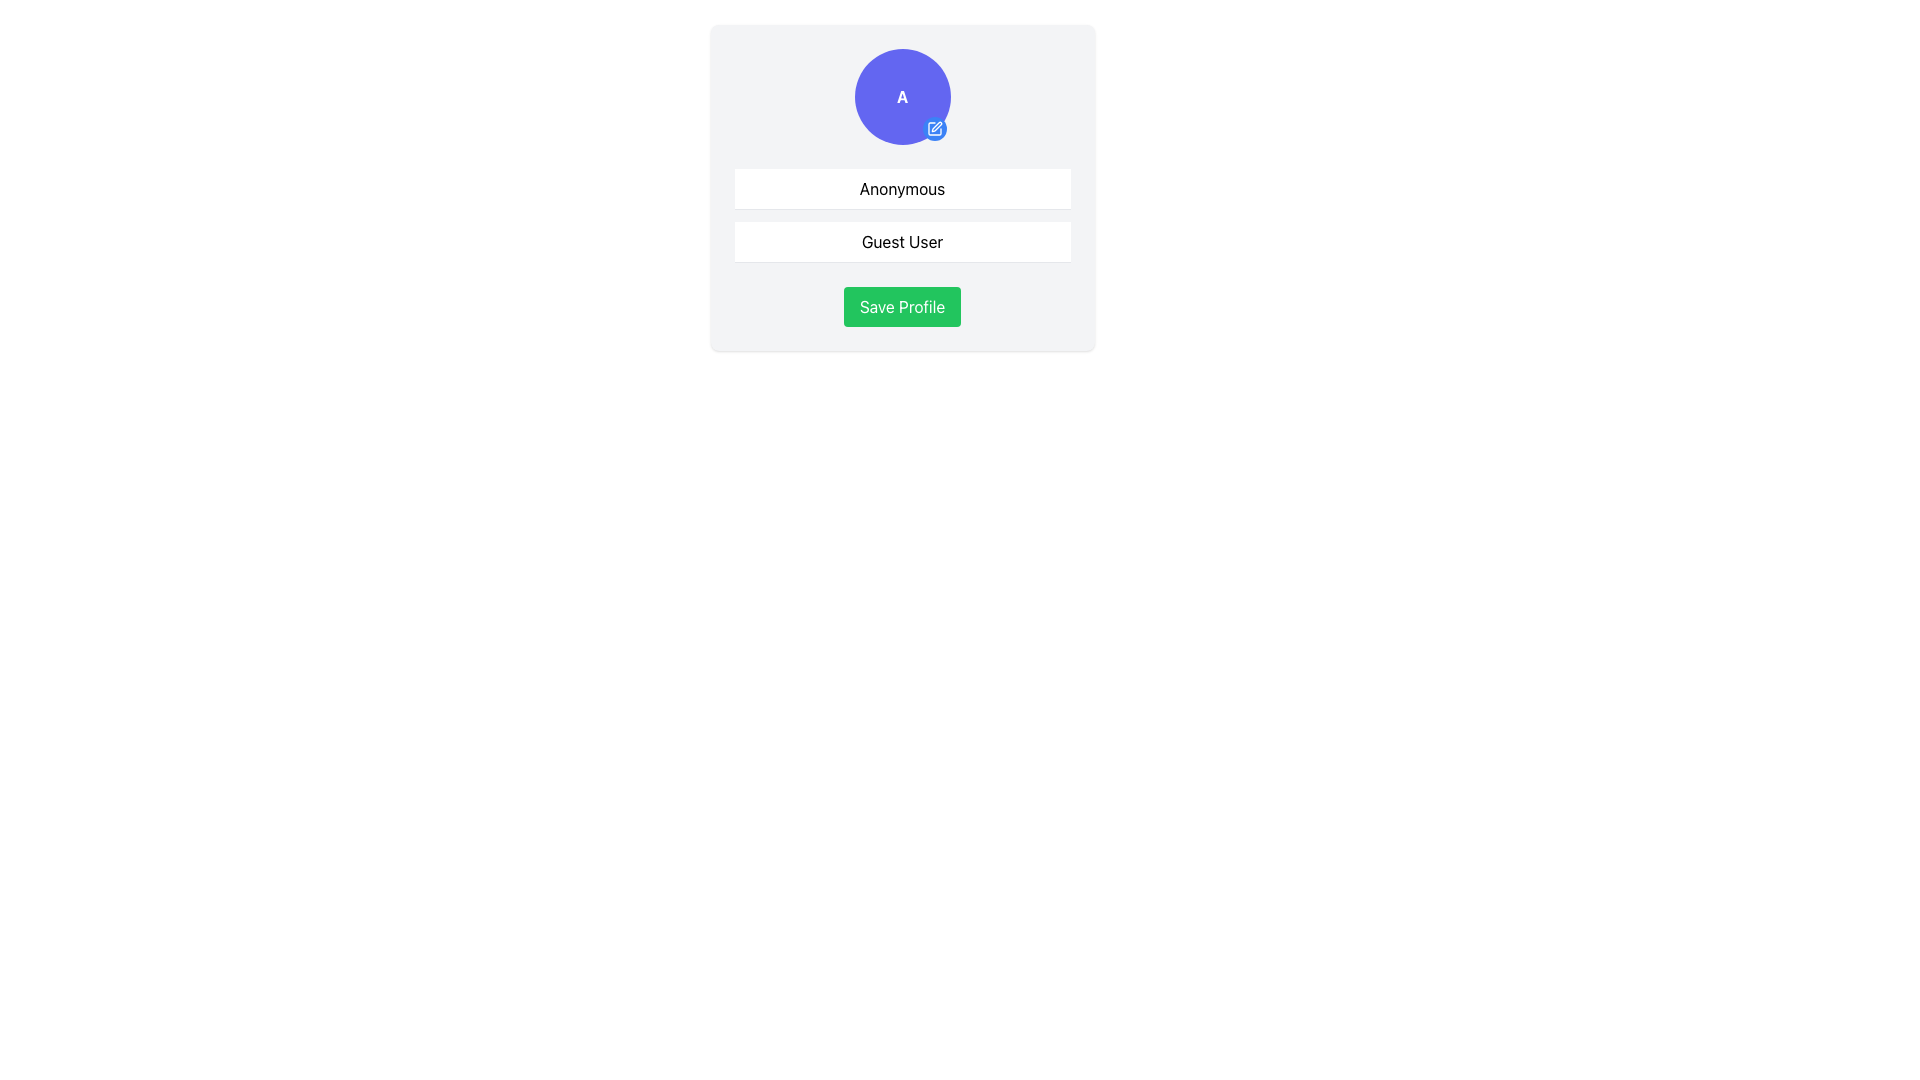 The image size is (1920, 1080). Describe the element at coordinates (901, 96) in the screenshot. I see `the Avatar display or profile picture placeholder` at that location.